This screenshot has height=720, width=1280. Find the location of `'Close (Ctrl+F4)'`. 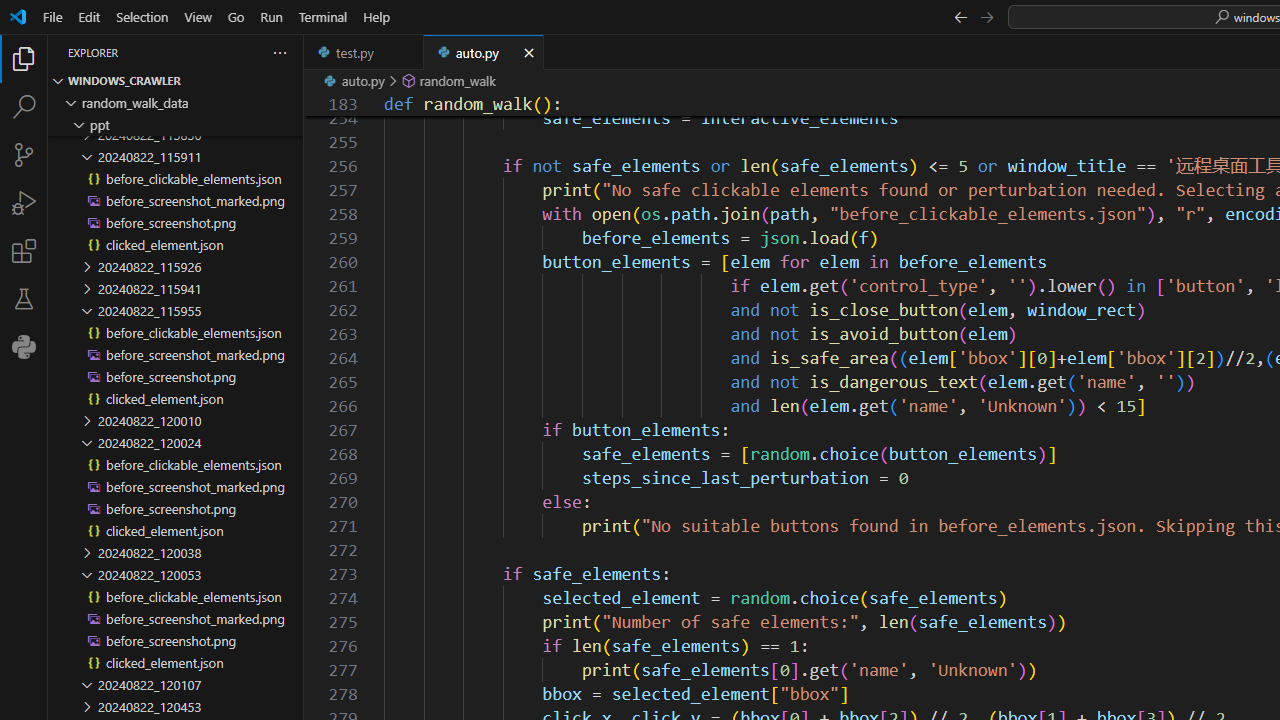

'Close (Ctrl+F4)' is located at coordinates (528, 51).